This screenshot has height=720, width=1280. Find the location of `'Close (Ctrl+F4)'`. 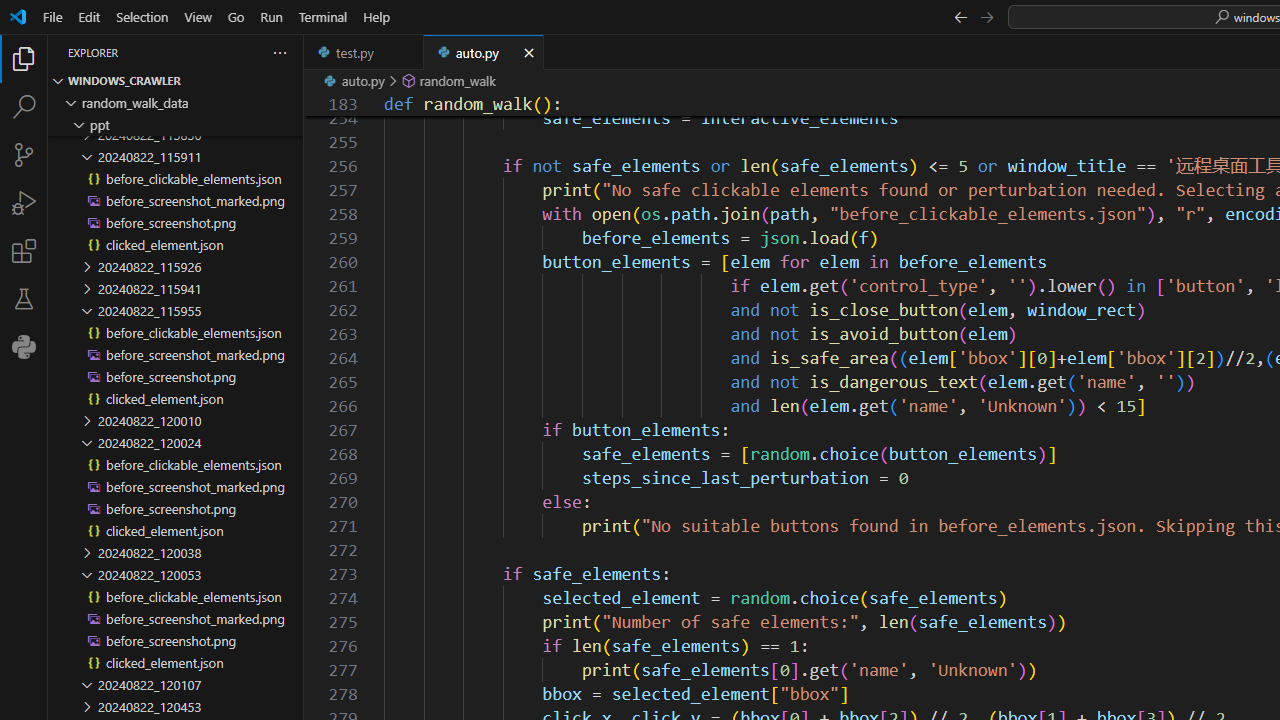

'Close (Ctrl+F4)' is located at coordinates (528, 51).